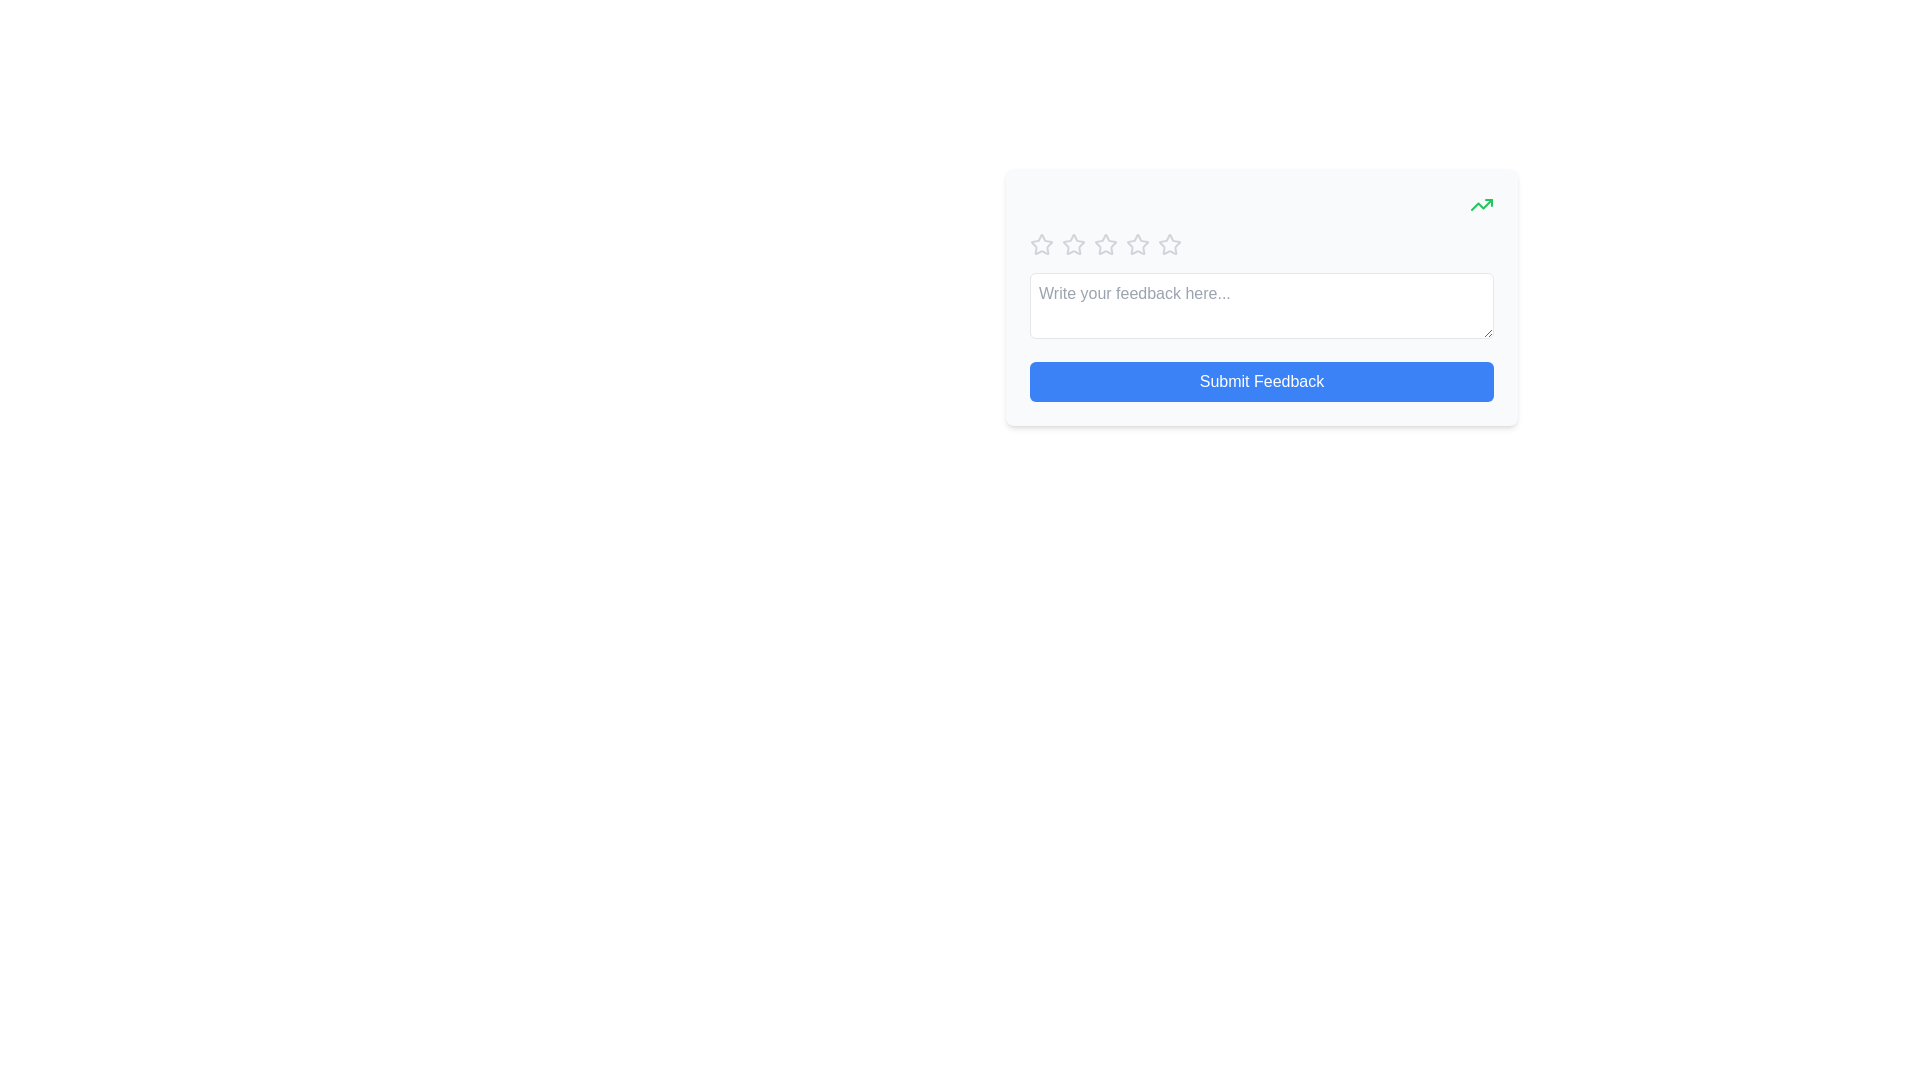 Image resolution: width=1920 pixels, height=1080 pixels. What do you see at coordinates (1170, 244) in the screenshot?
I see `the fifth hollow star icon in the rating section` at bounding box center [1170, 244].